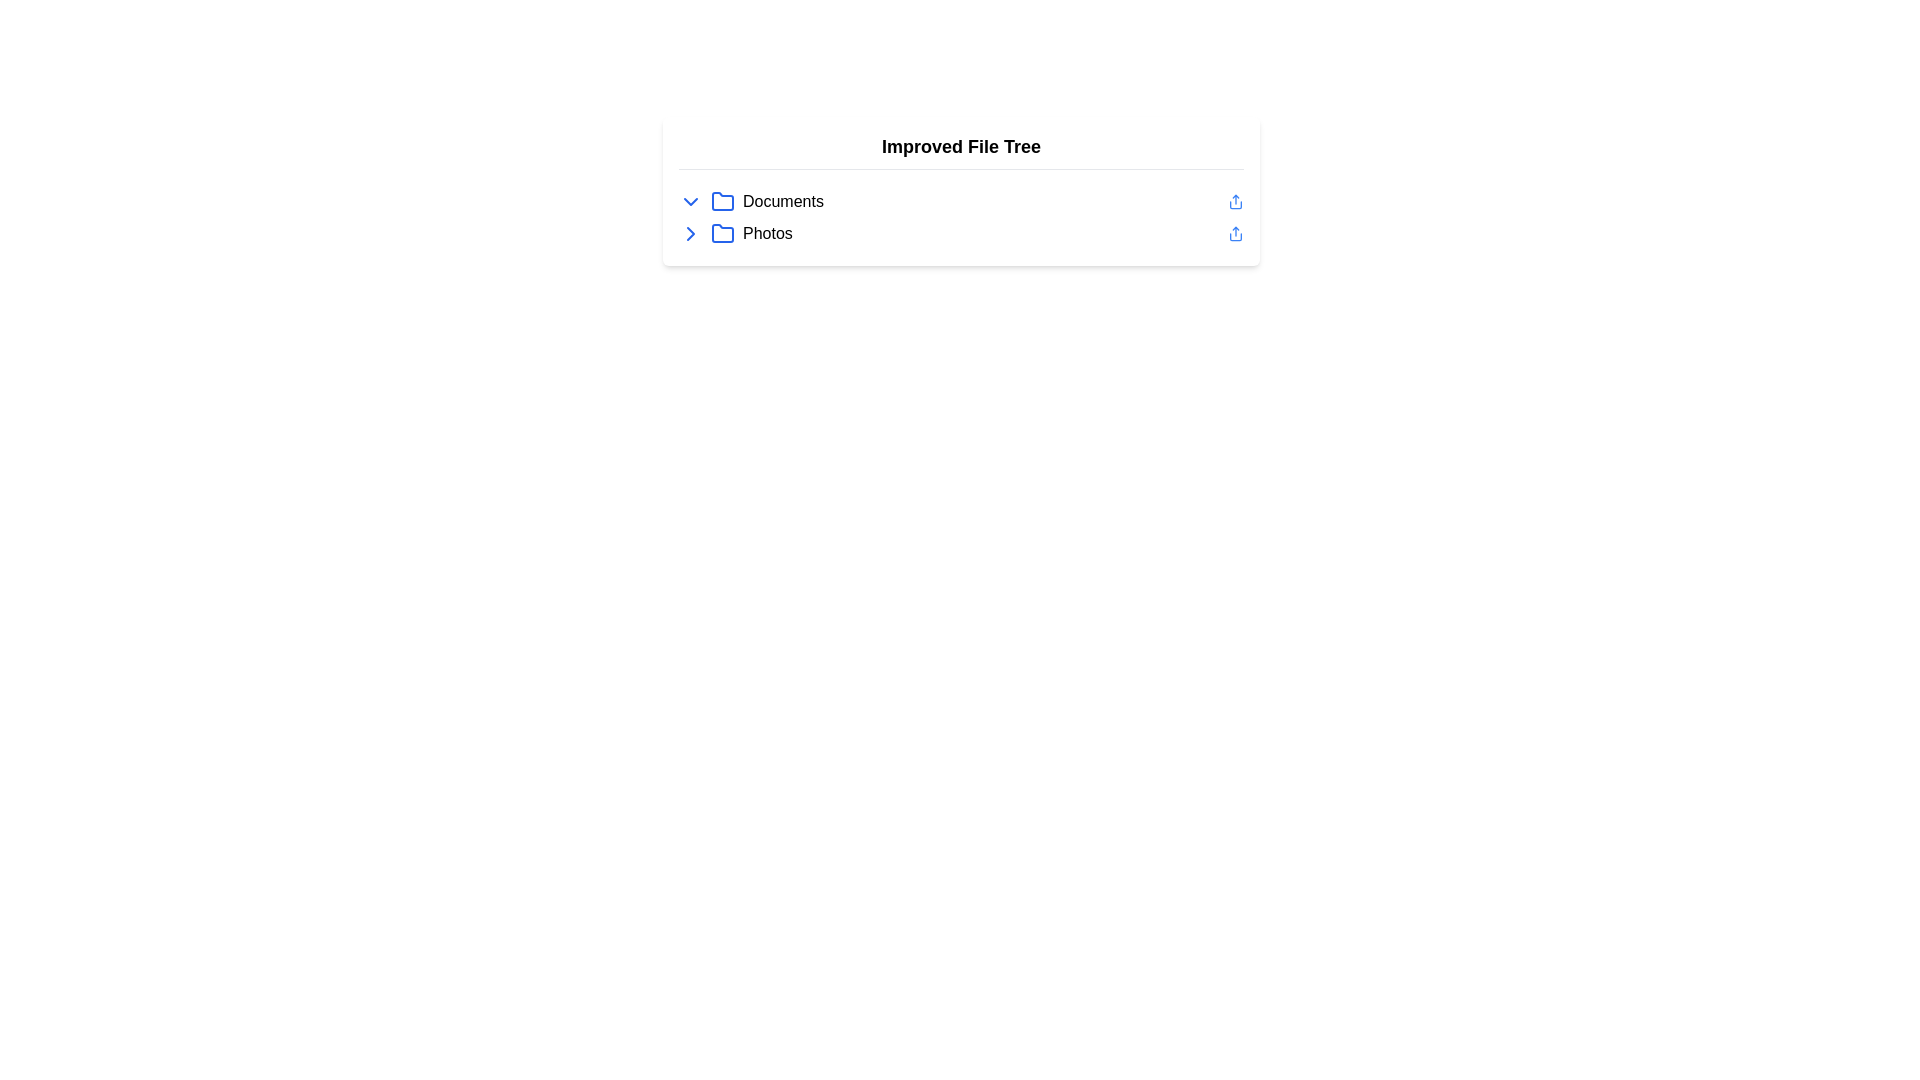  What do you see at coordinates (722, 232) in the screenshot?
I see `the Folder Icon that visually indicates the 'Photos' category in the file tree structure, positioned to the left of the text 'Photos'` at bounding box center [722, 232].